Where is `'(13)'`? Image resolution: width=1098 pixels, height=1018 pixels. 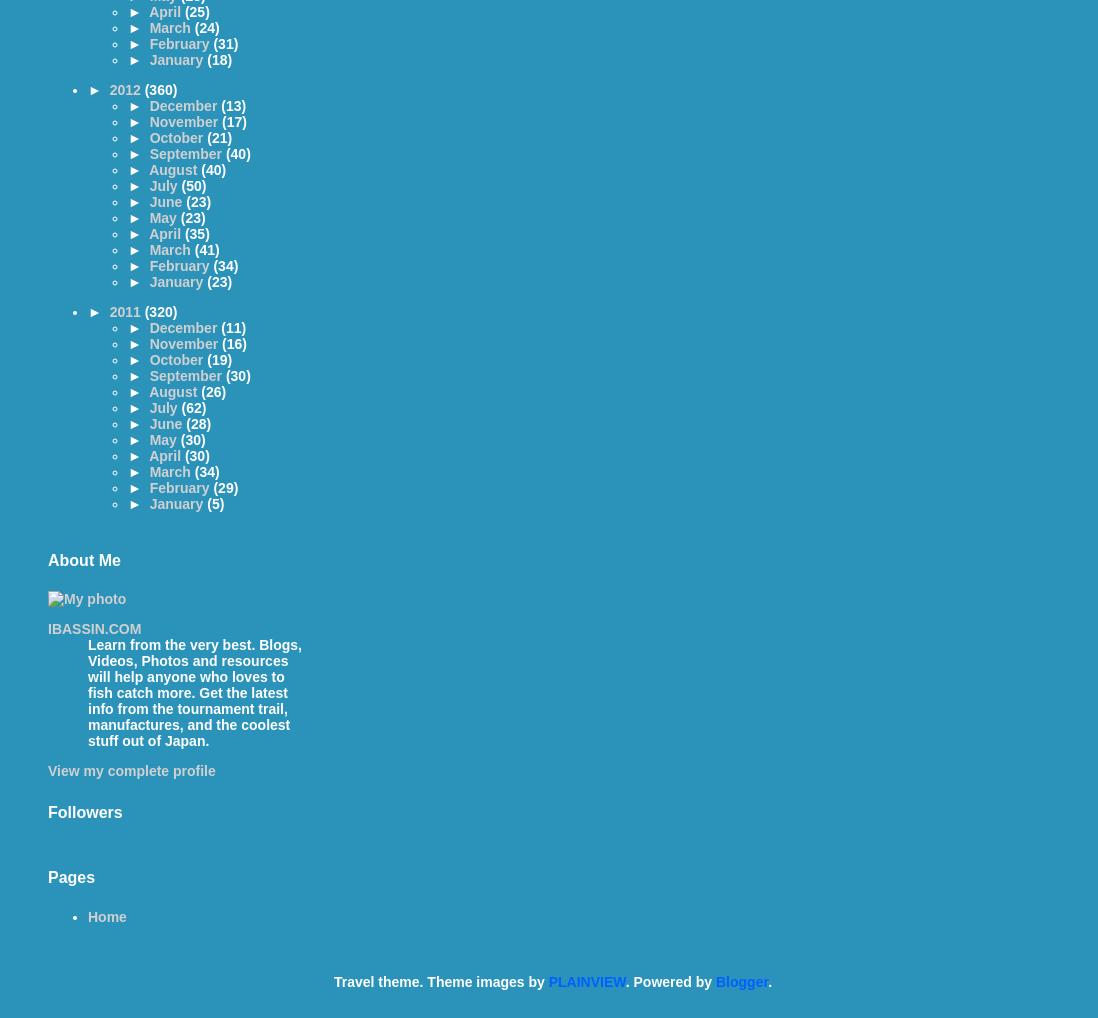 '(13)' is located at coordinates (220, 104).